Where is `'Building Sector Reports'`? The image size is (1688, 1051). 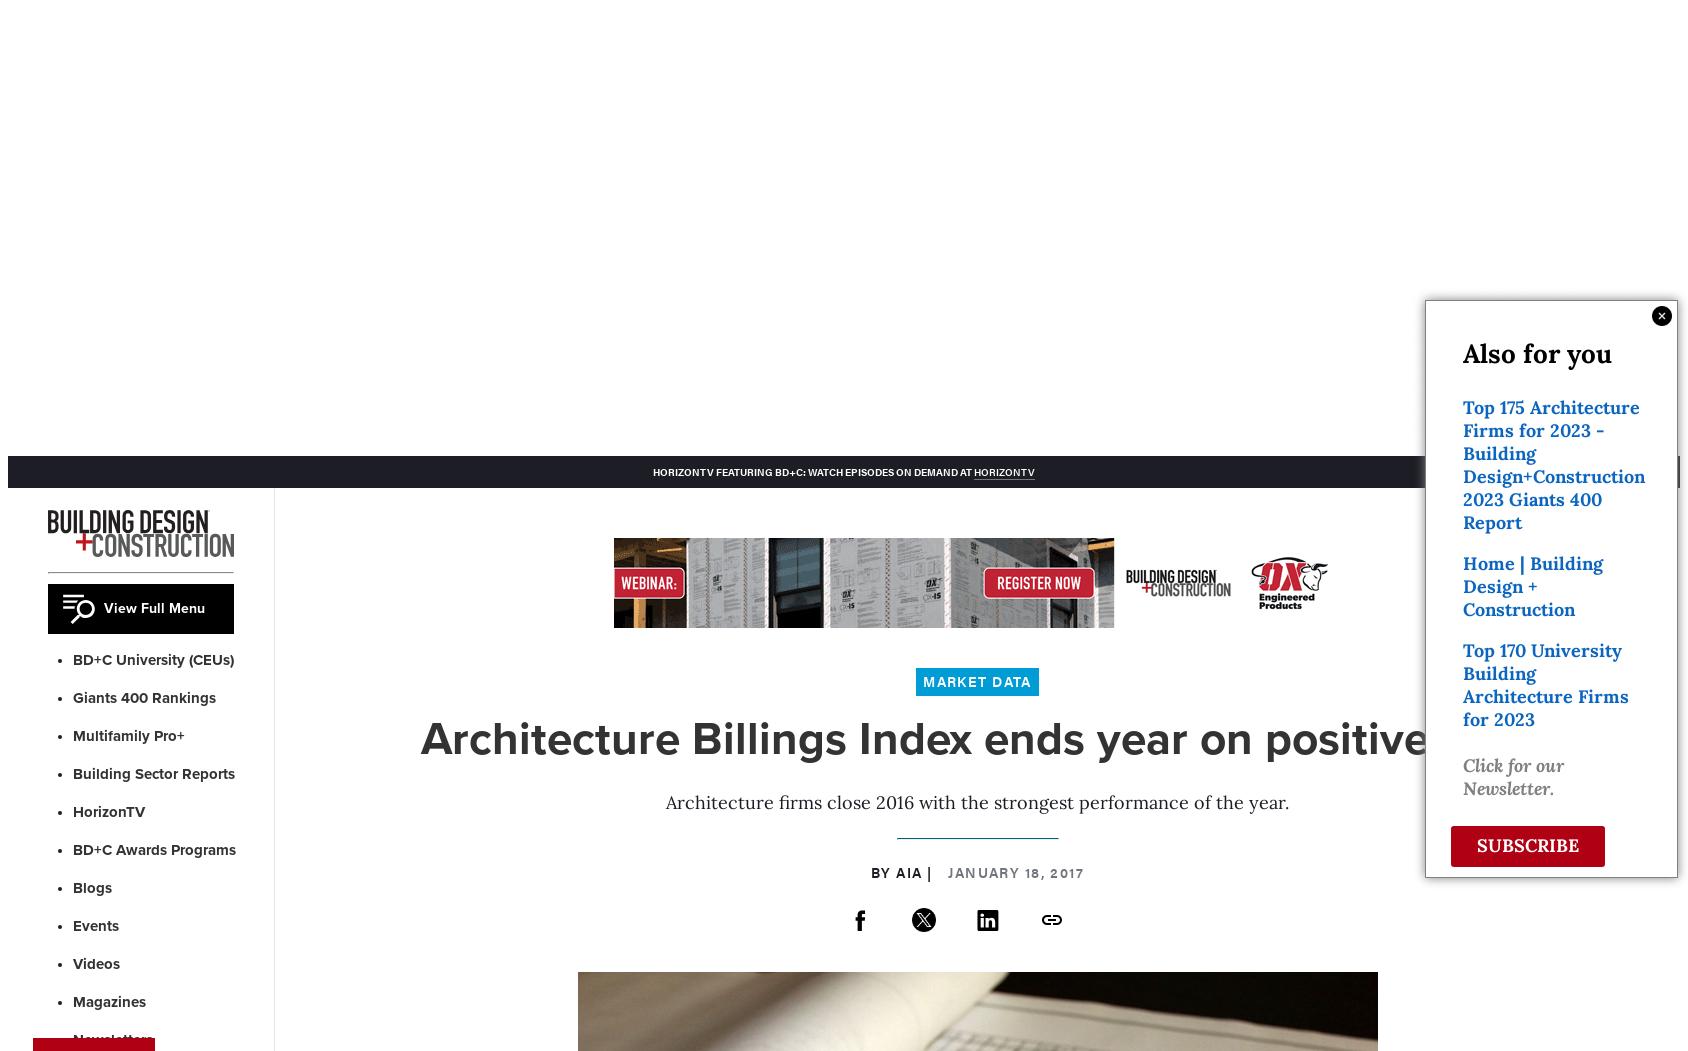
'Building Sector Reports' is located at coordinates (153, 772).